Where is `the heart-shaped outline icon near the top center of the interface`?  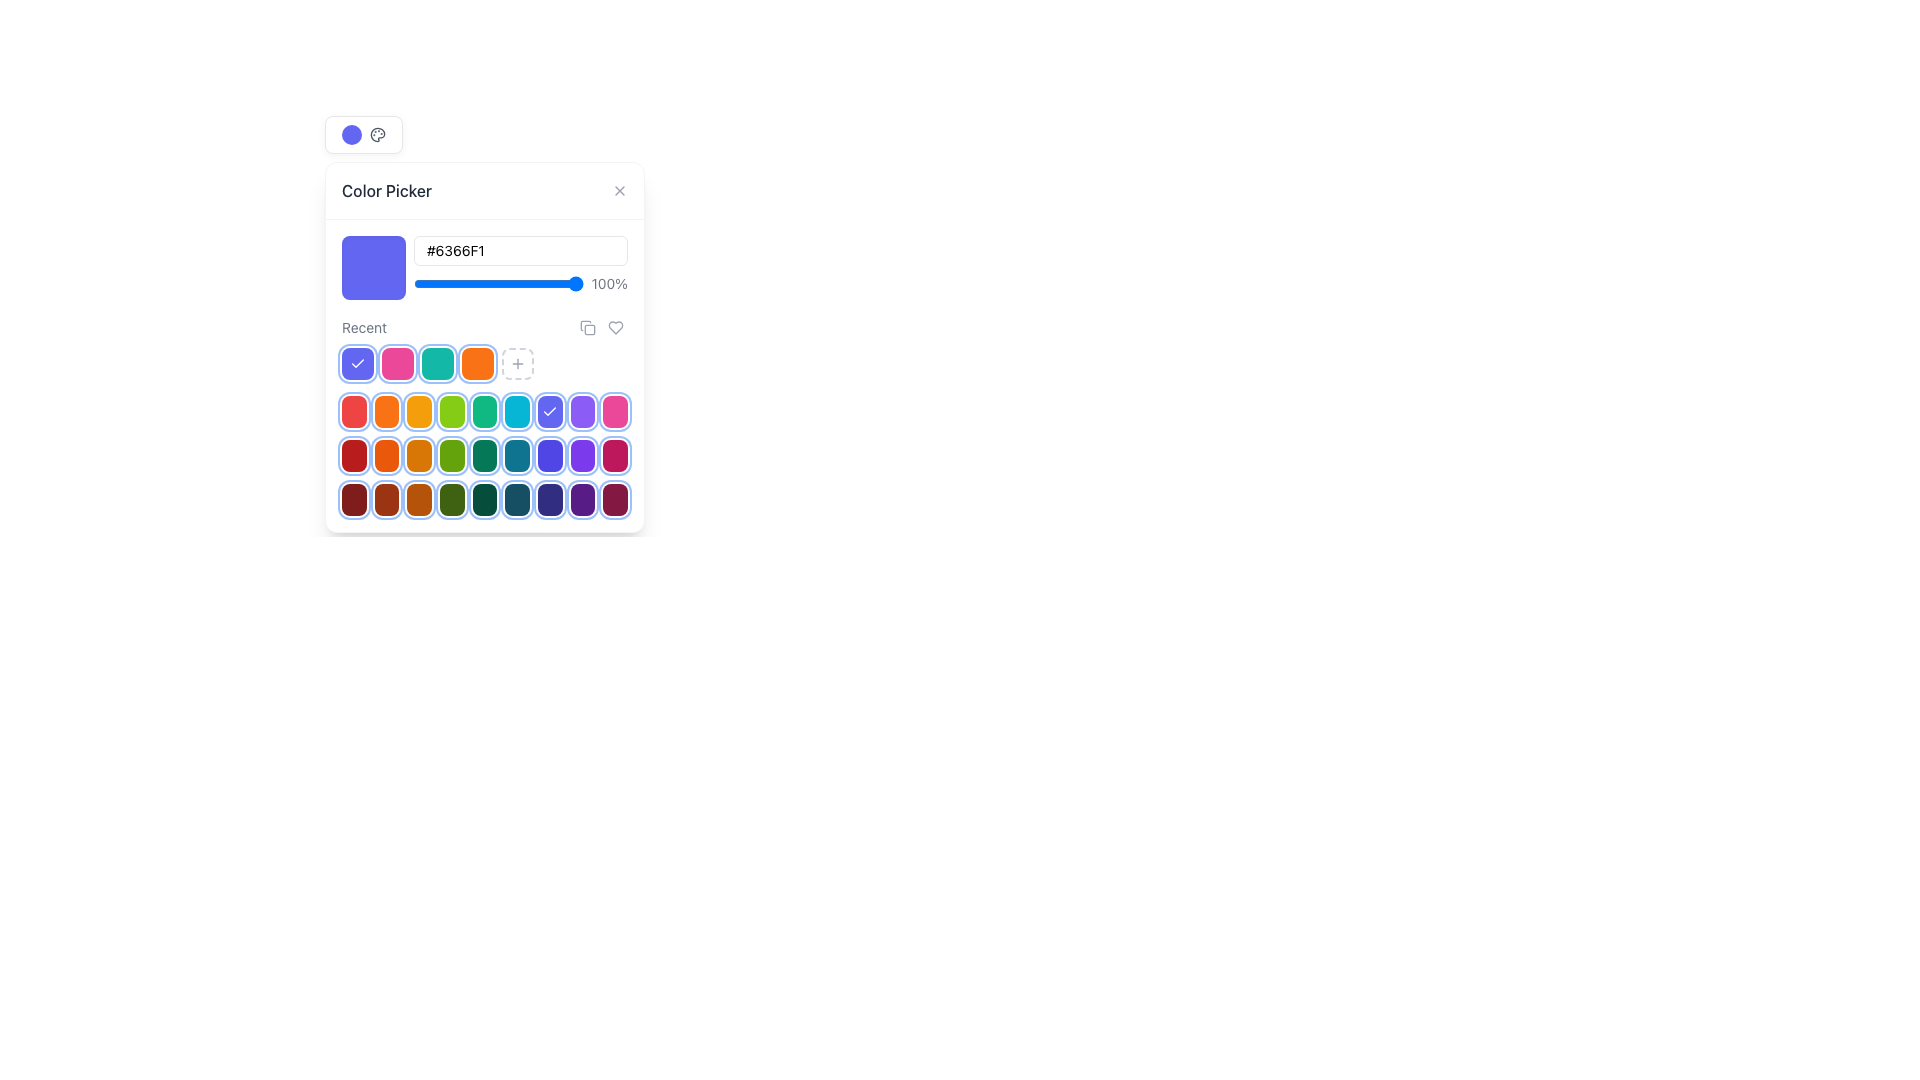
the heart-shaped outline icon near the top center of the interface is located at coordinates (614, 326).